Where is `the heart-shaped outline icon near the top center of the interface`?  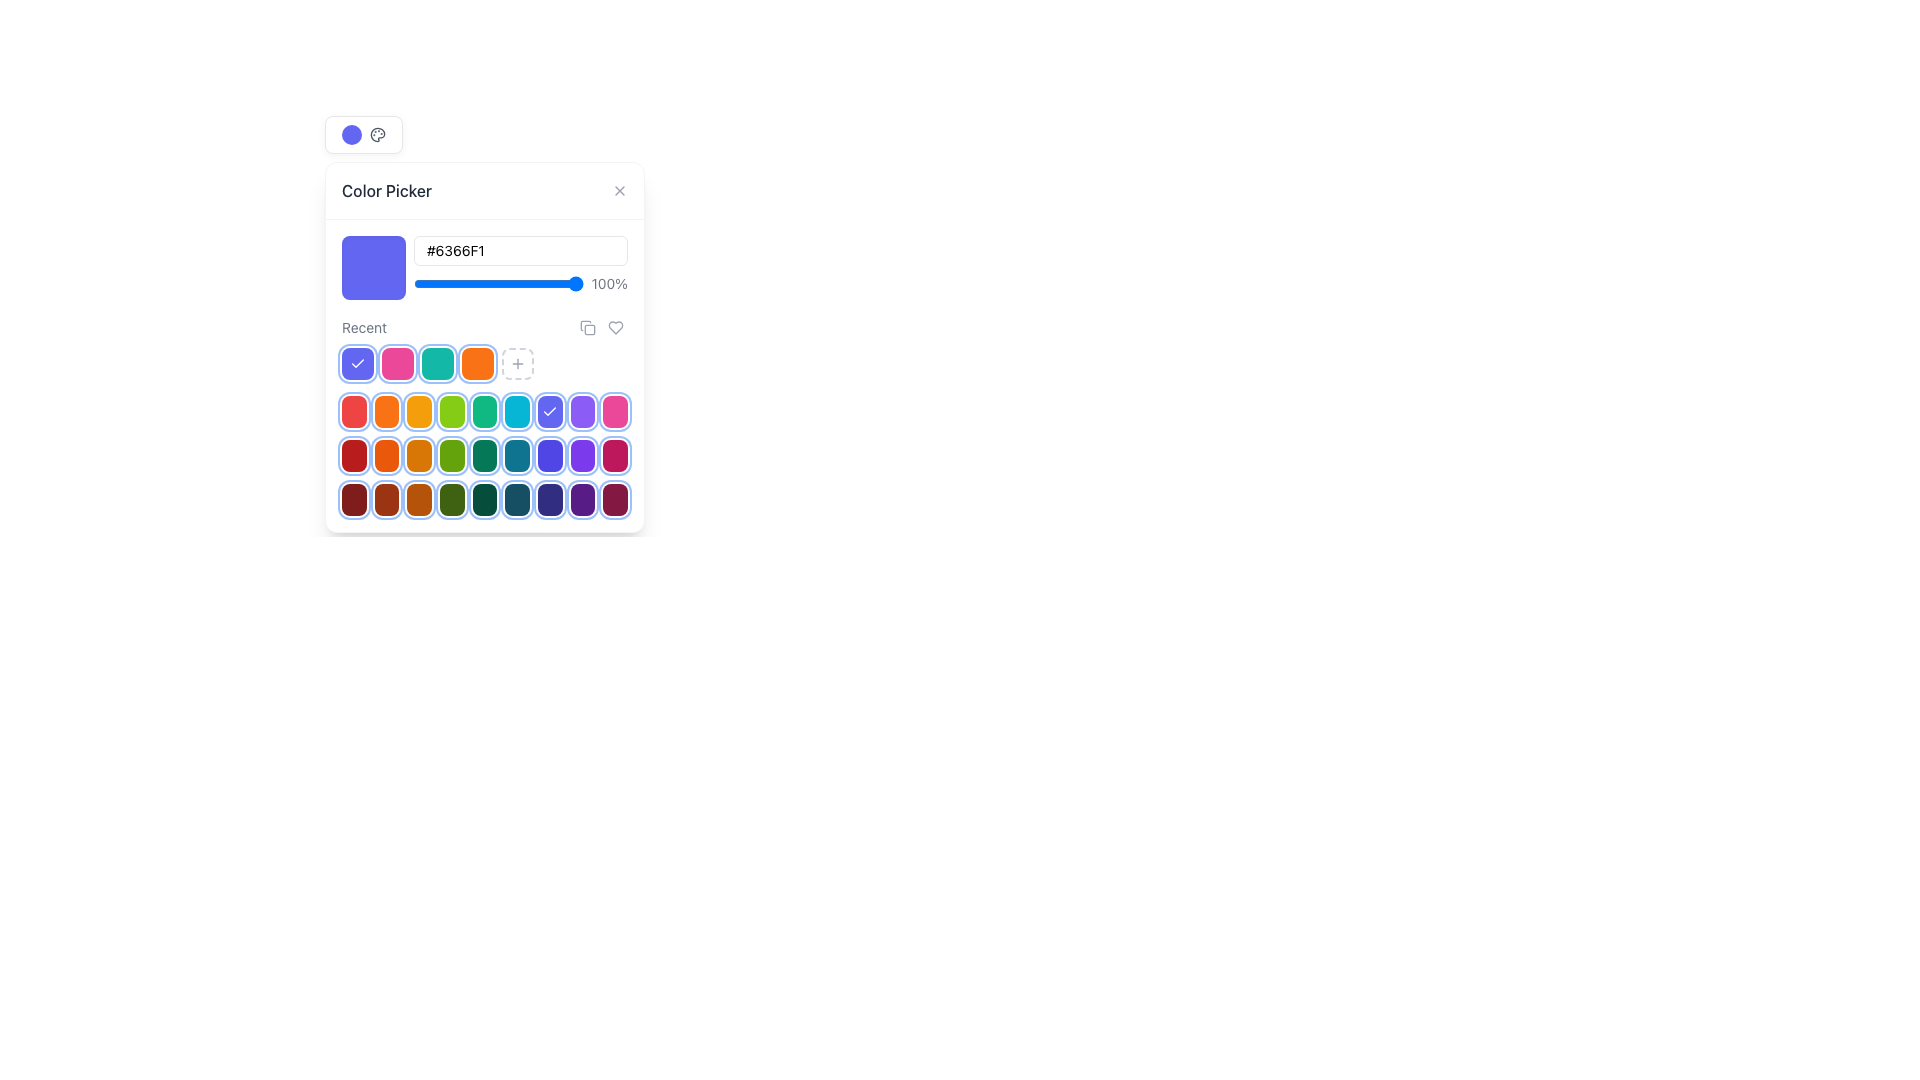
the heart-shaped outline icon near the top center of the interface is located at coordinates (614, 326).